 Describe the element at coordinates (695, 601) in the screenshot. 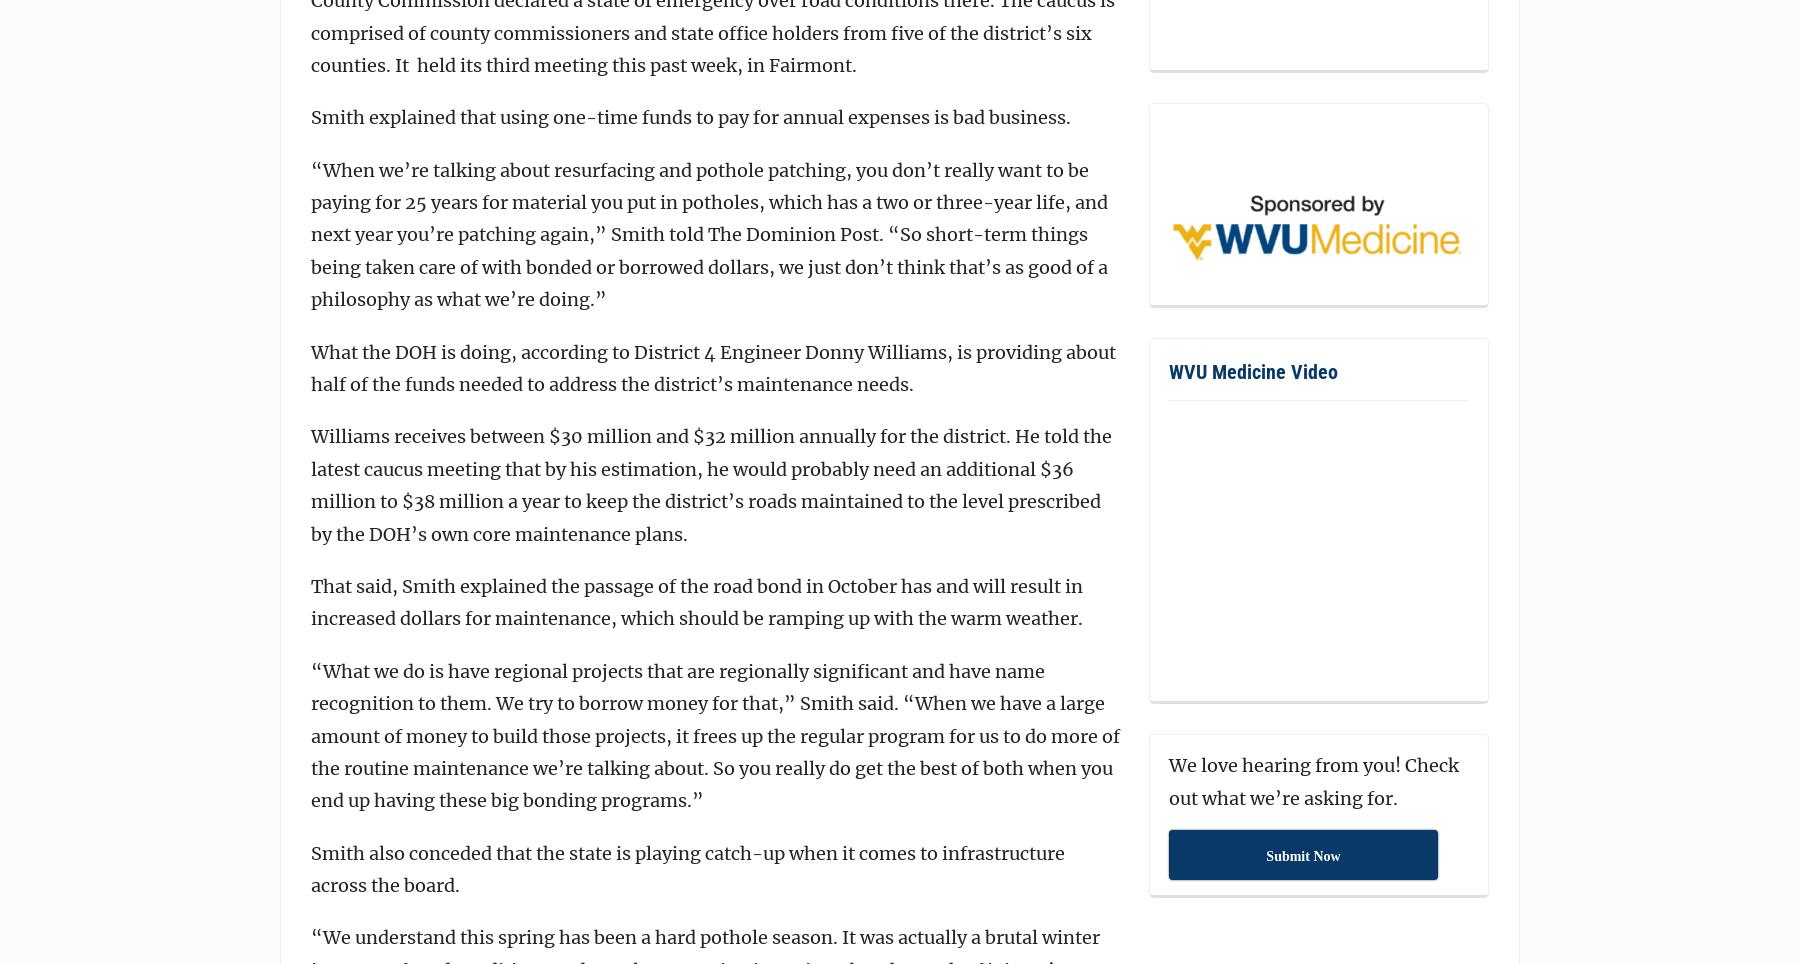

I see `'That said, Smith explained the passage of the road bond in October has and will result in increased dollars for maintenance, which should be ramping up with the warm weather.'` at that location.